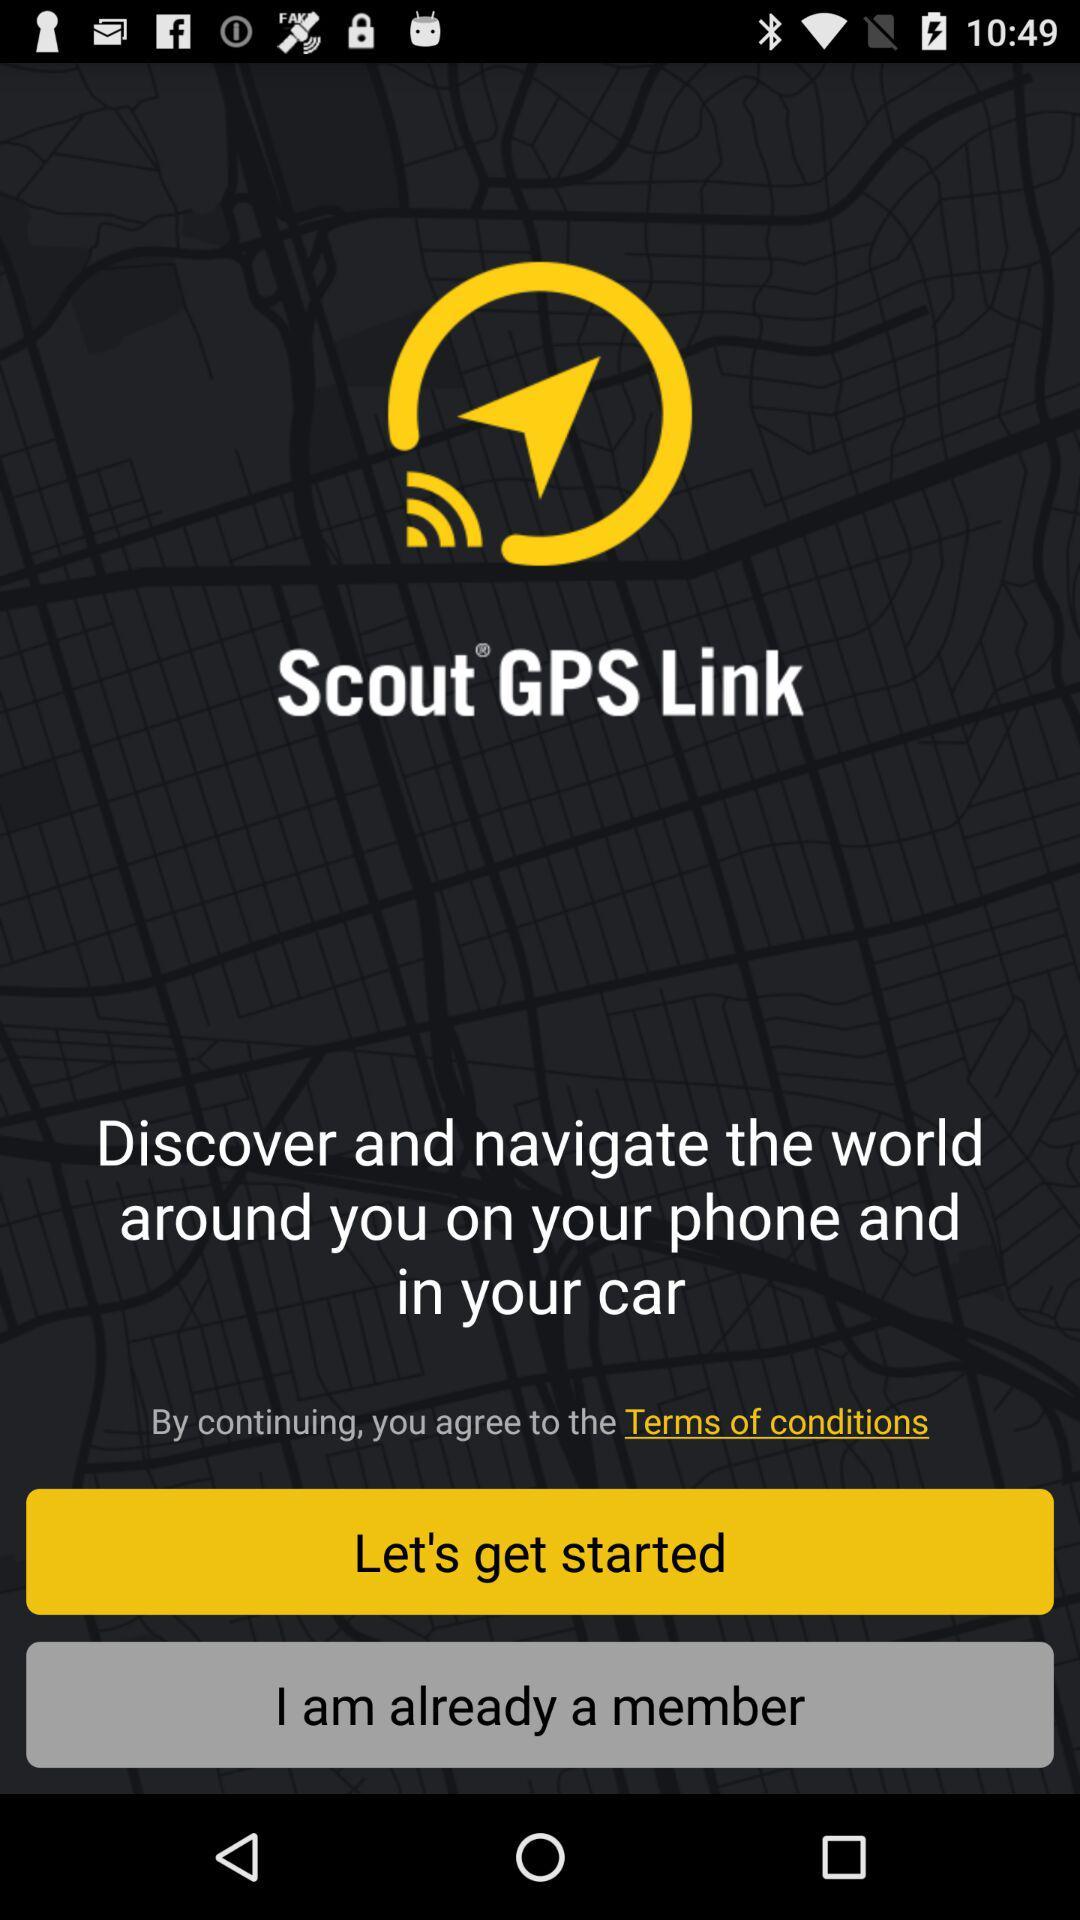 The width and height of the screenshot is (1080, 1920). I want to click on item above the let s get, so click(540, 1413).